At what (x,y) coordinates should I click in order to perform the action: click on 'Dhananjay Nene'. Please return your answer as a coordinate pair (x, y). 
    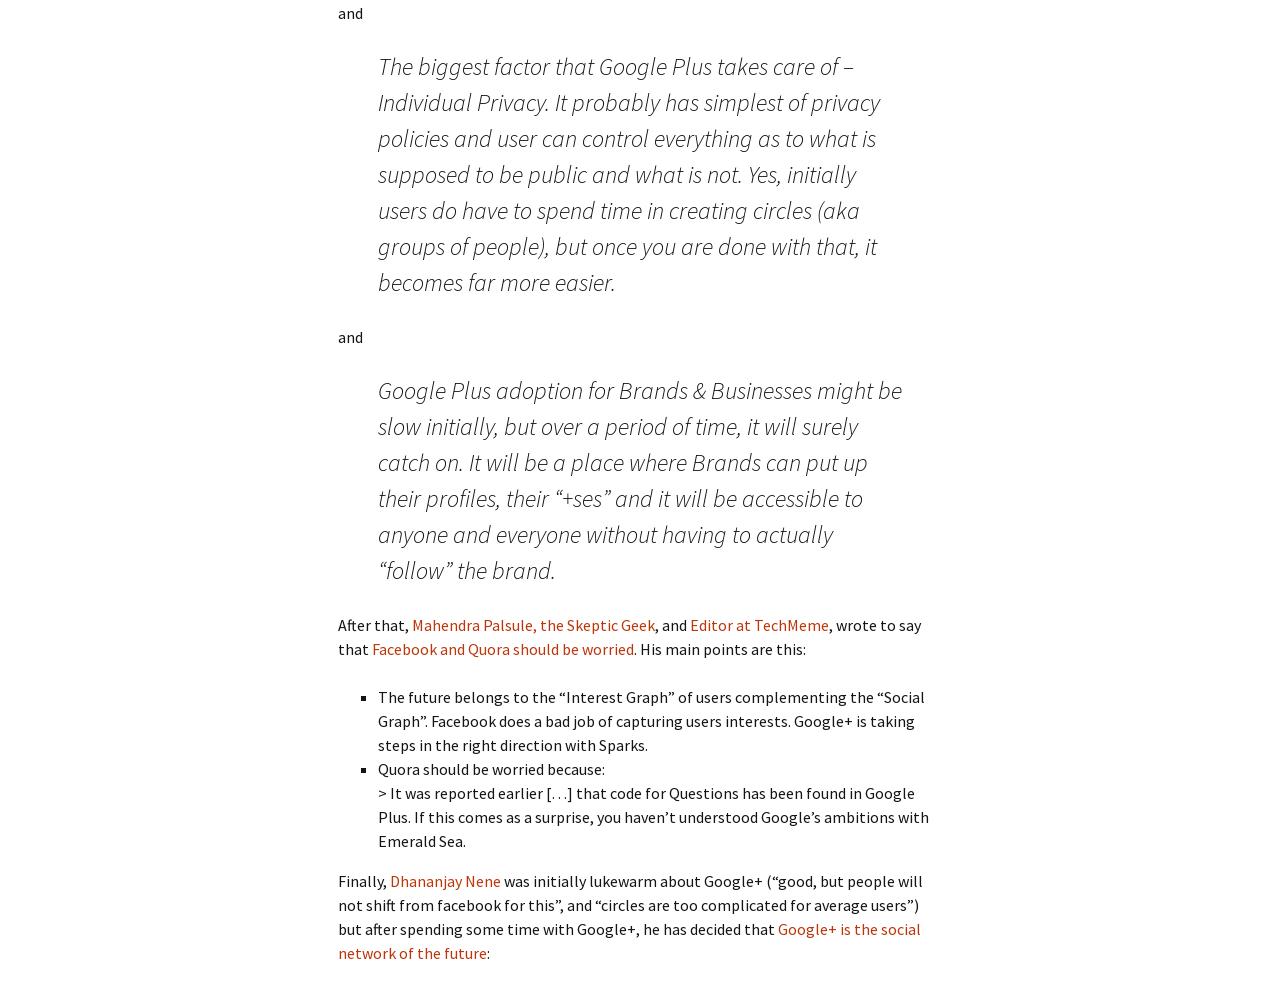
    Looking at the image, I should click on (444, 880).